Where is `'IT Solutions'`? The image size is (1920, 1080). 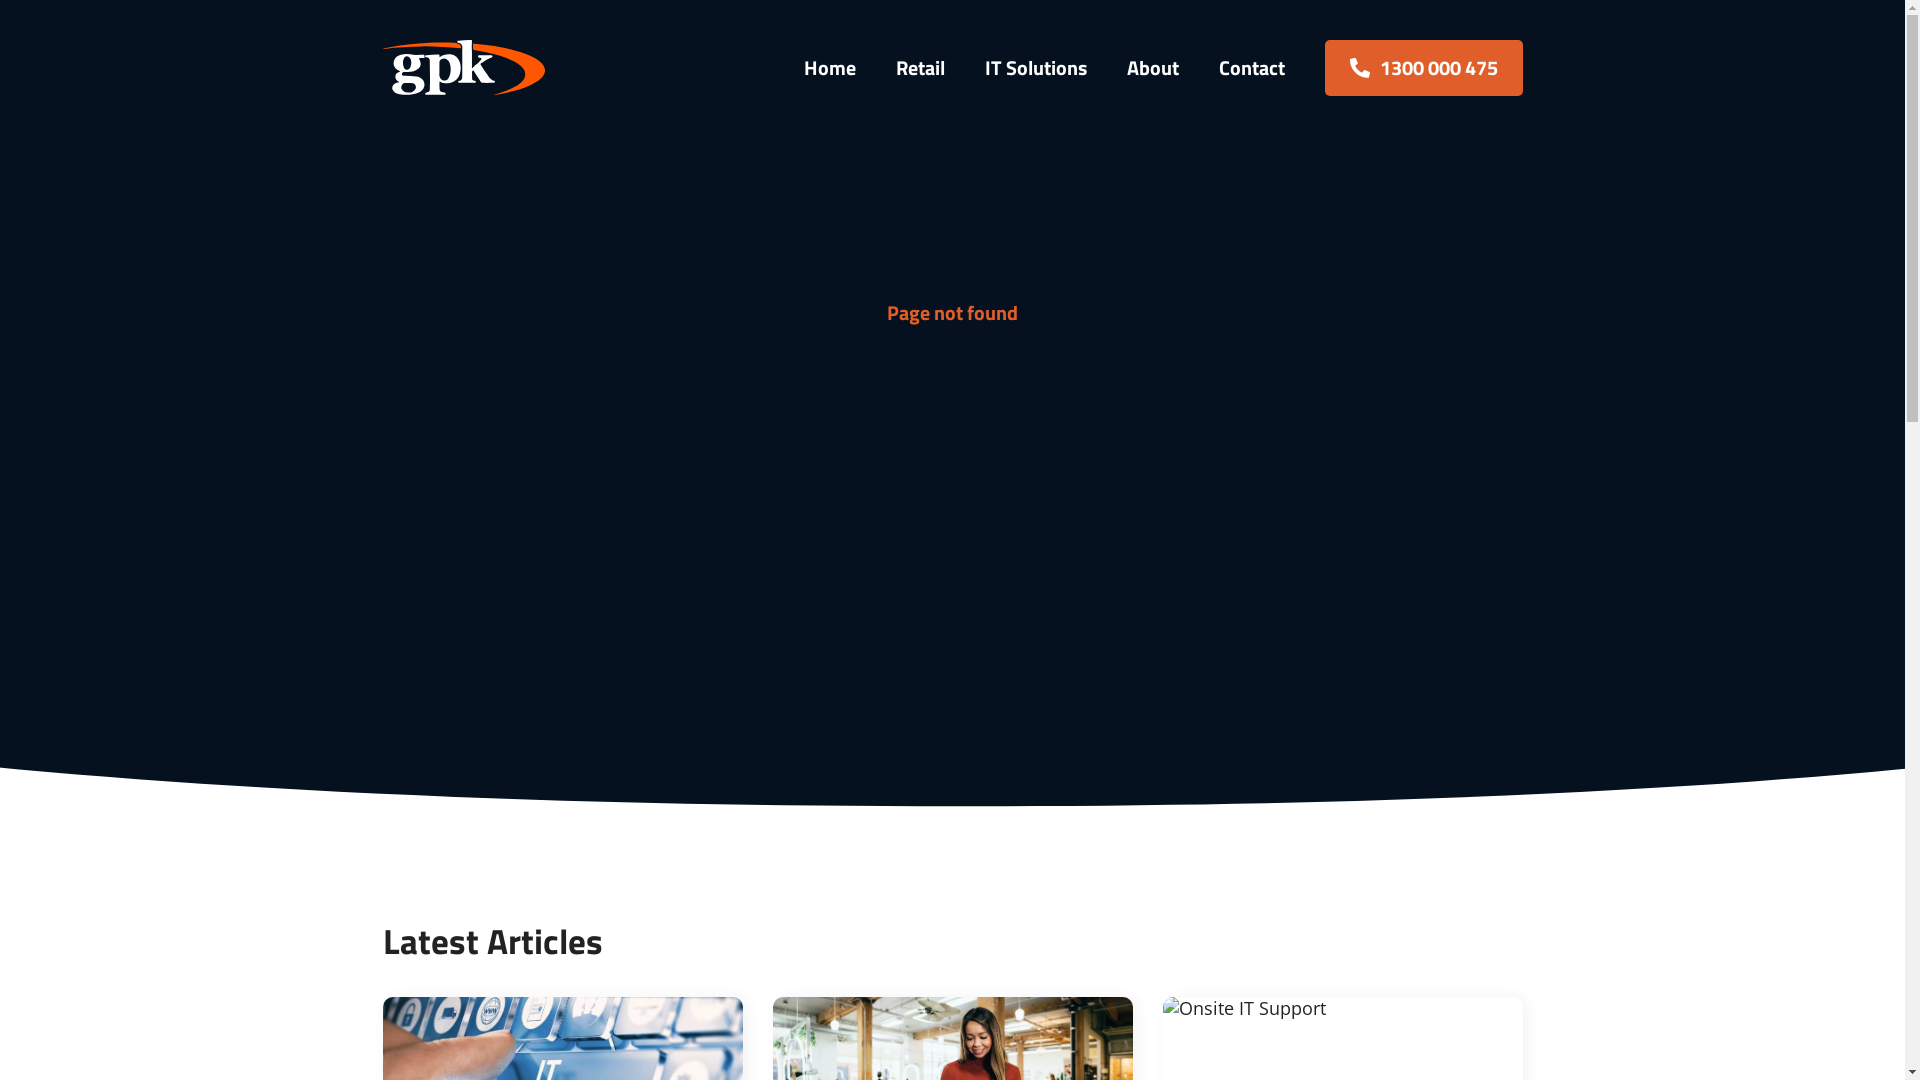 'IT Solutions' is located at coordinates (1035, 65).